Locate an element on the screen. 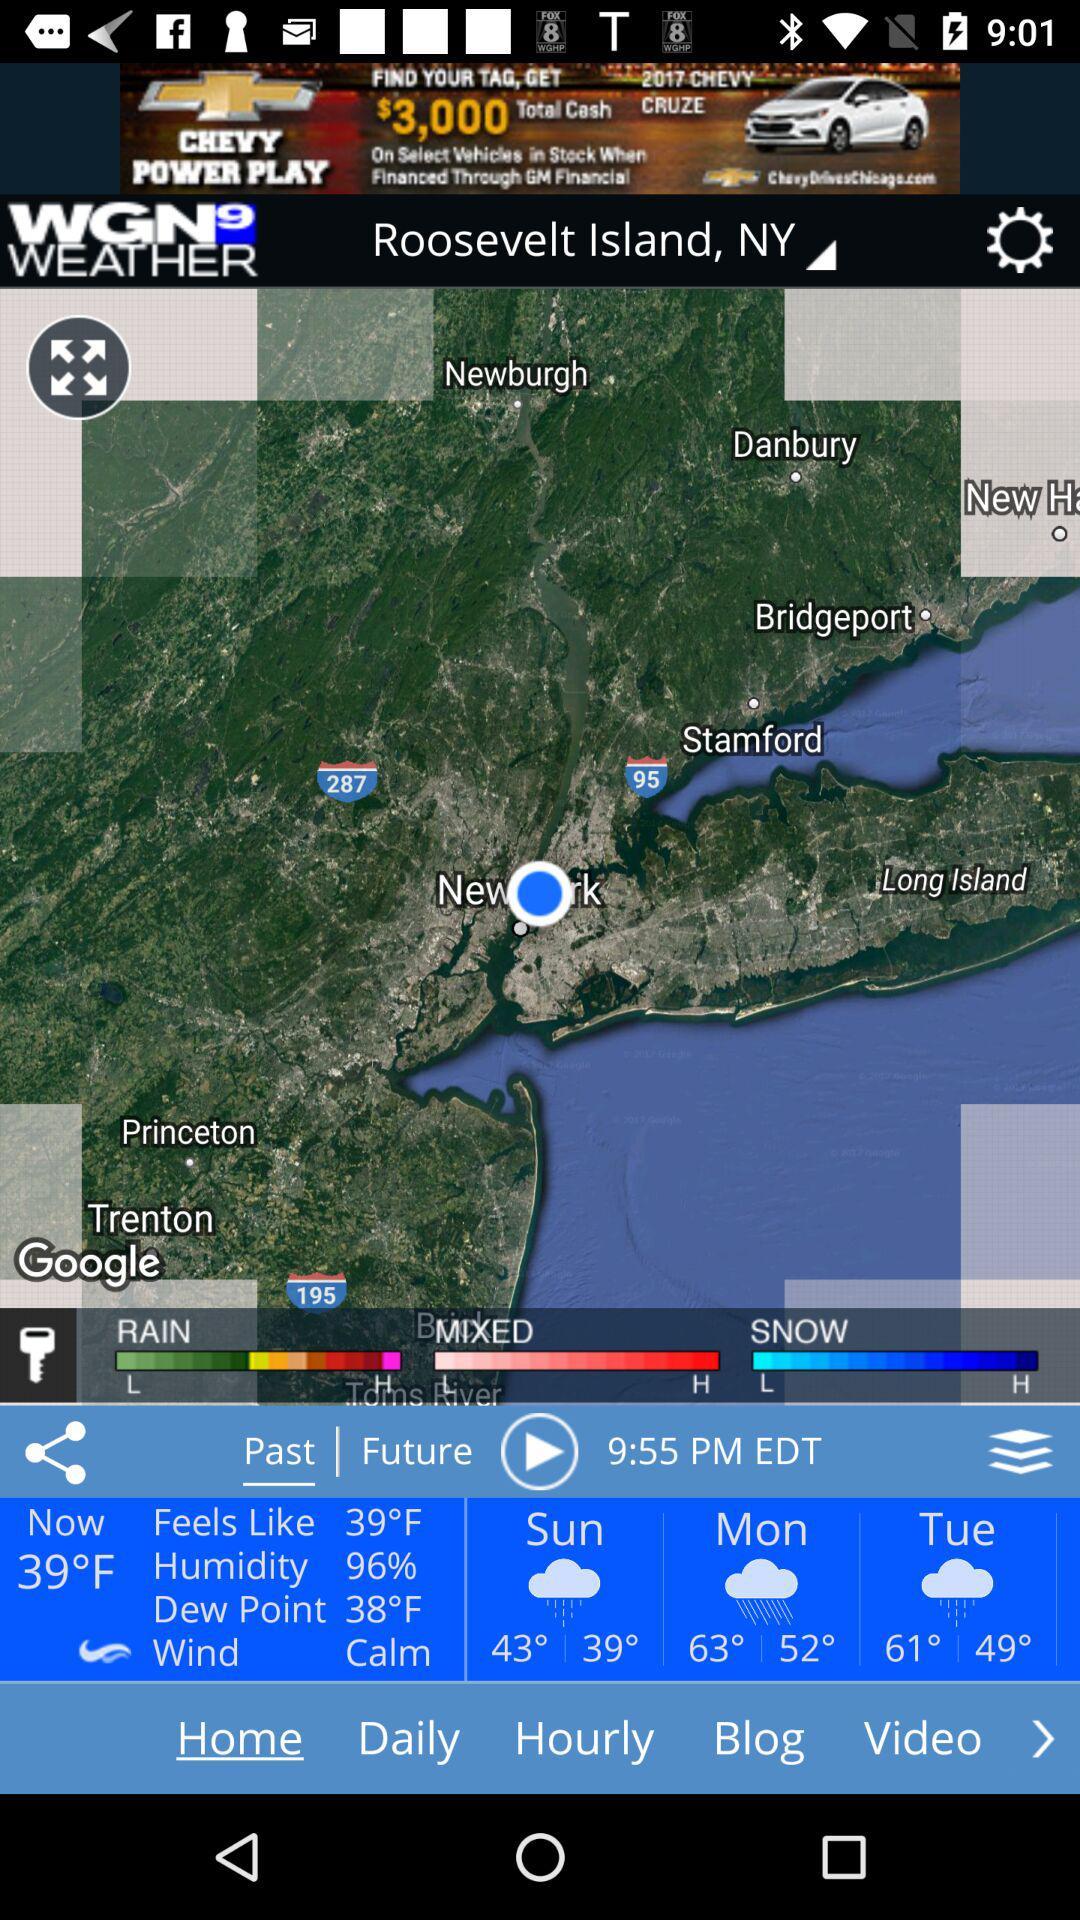 Image resolution: width=1080 pixels, height=1920 pixels. open share options is located at coordinates (58, 1451).